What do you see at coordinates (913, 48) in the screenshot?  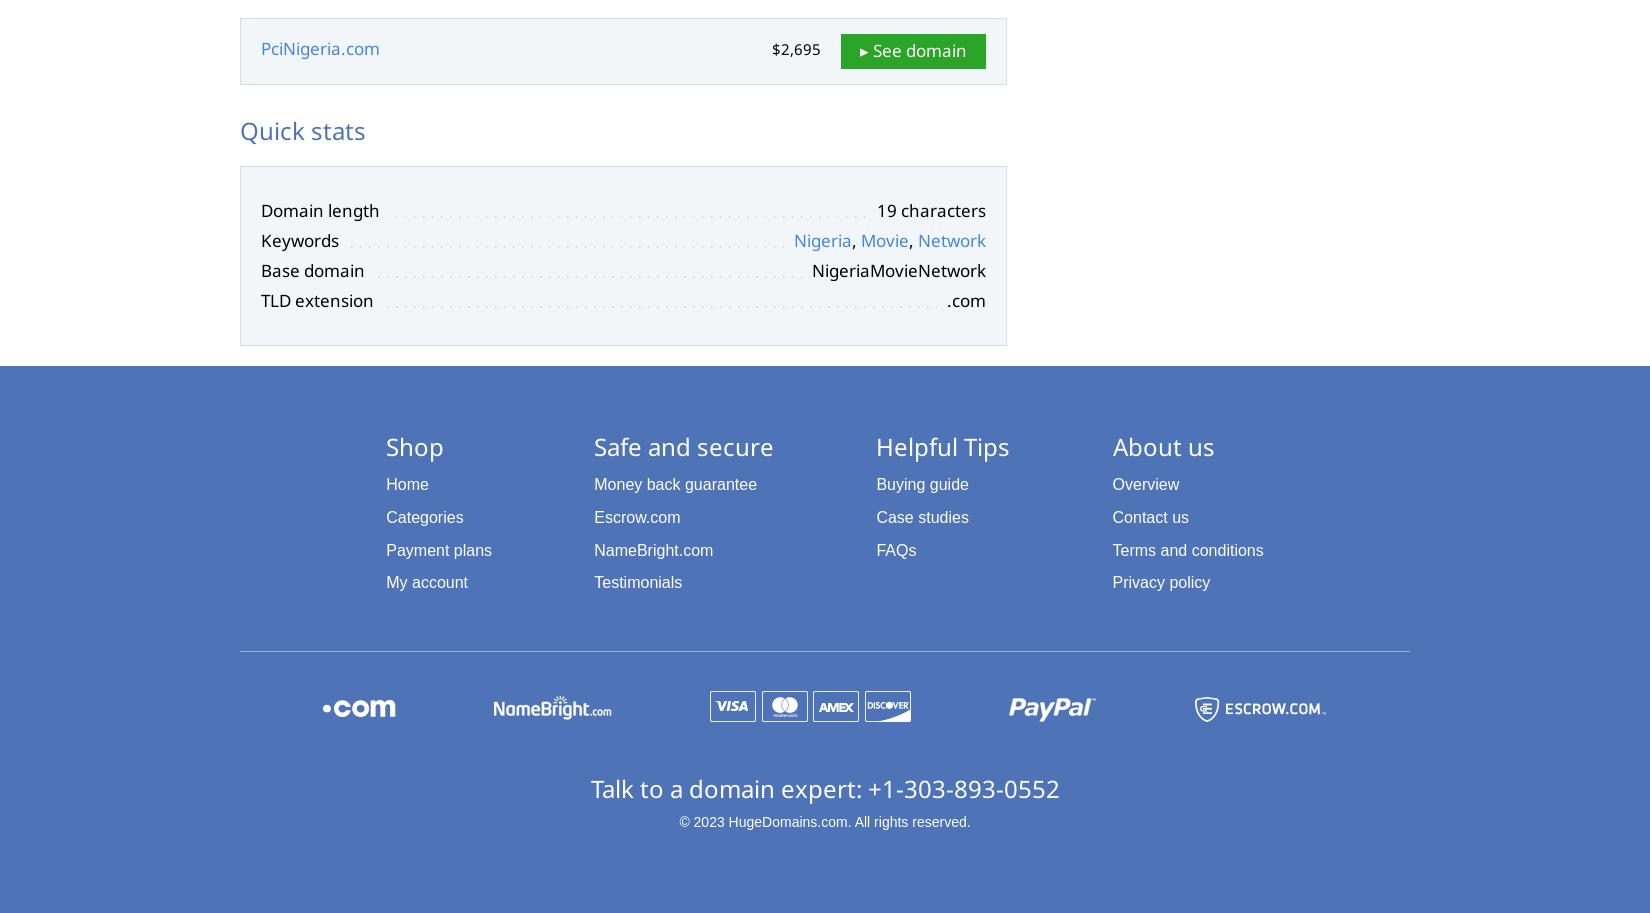 I see `'▸ See domain'` at bounding box center [913, 48].